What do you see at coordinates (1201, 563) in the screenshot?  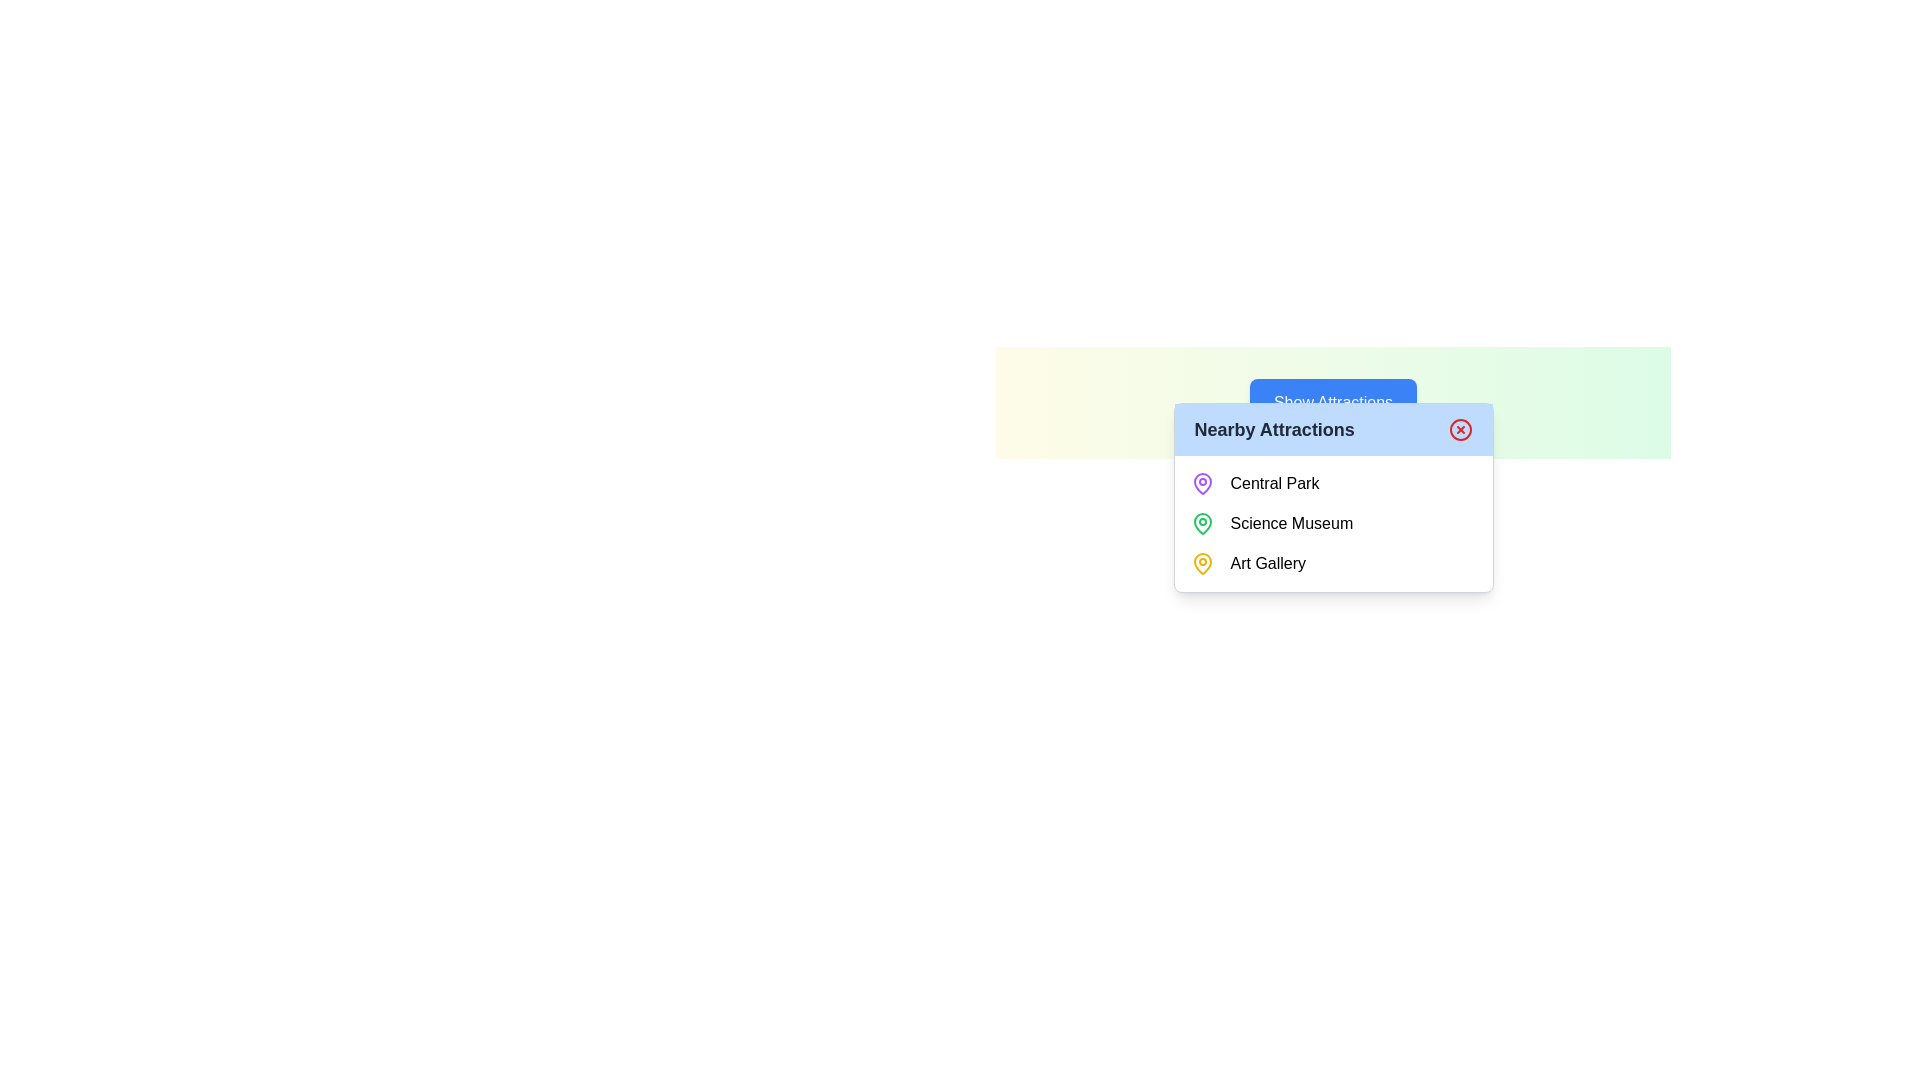 I see `the yellow elliptical border of the map pin icon, which is the outer border surrounding the circular center of the pin` at bounding box center [1201, 563].